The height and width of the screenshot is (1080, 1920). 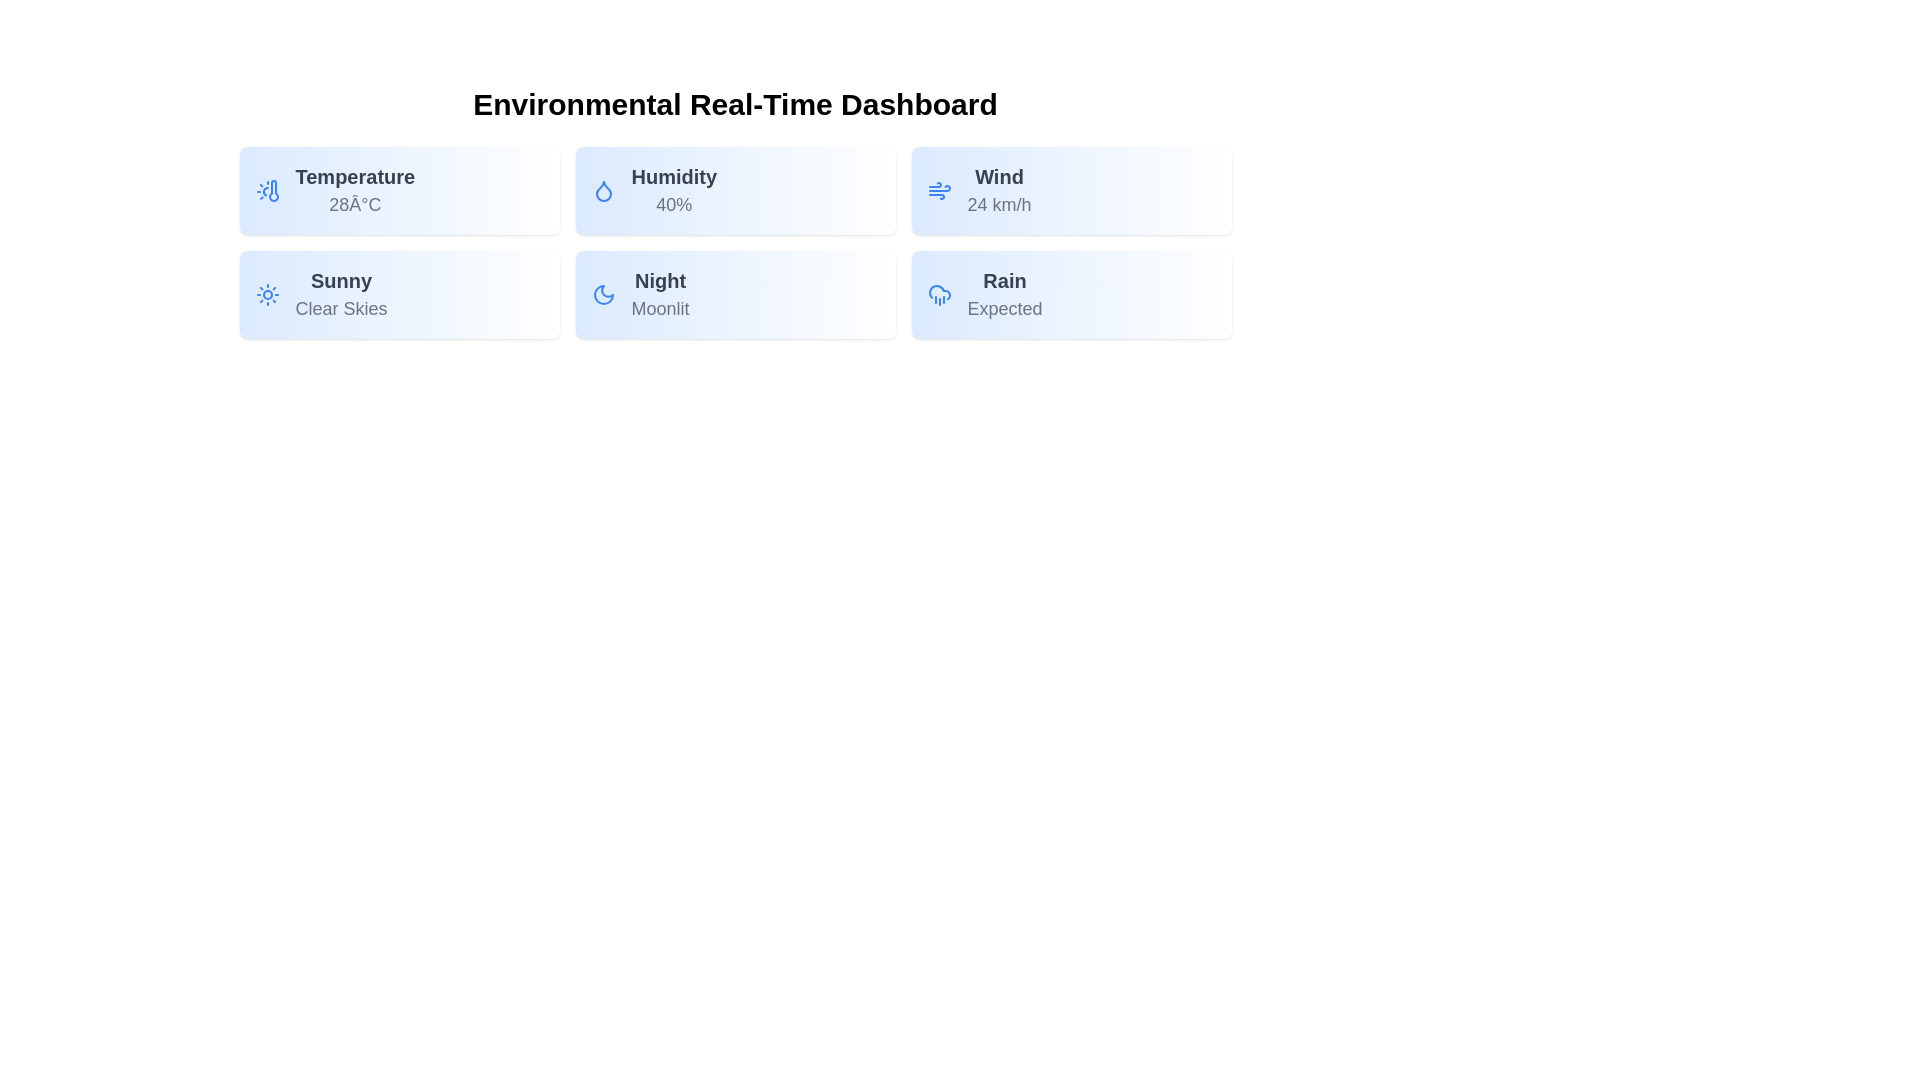 What do you see at coordinates (602, 191) in the screenshot?
I see `the humidity icon located in the top row, second column of the 'Humidity 40%' card, positioned to the left of the 'Humidity' label and percentage text` at bounding box center [602, 191].